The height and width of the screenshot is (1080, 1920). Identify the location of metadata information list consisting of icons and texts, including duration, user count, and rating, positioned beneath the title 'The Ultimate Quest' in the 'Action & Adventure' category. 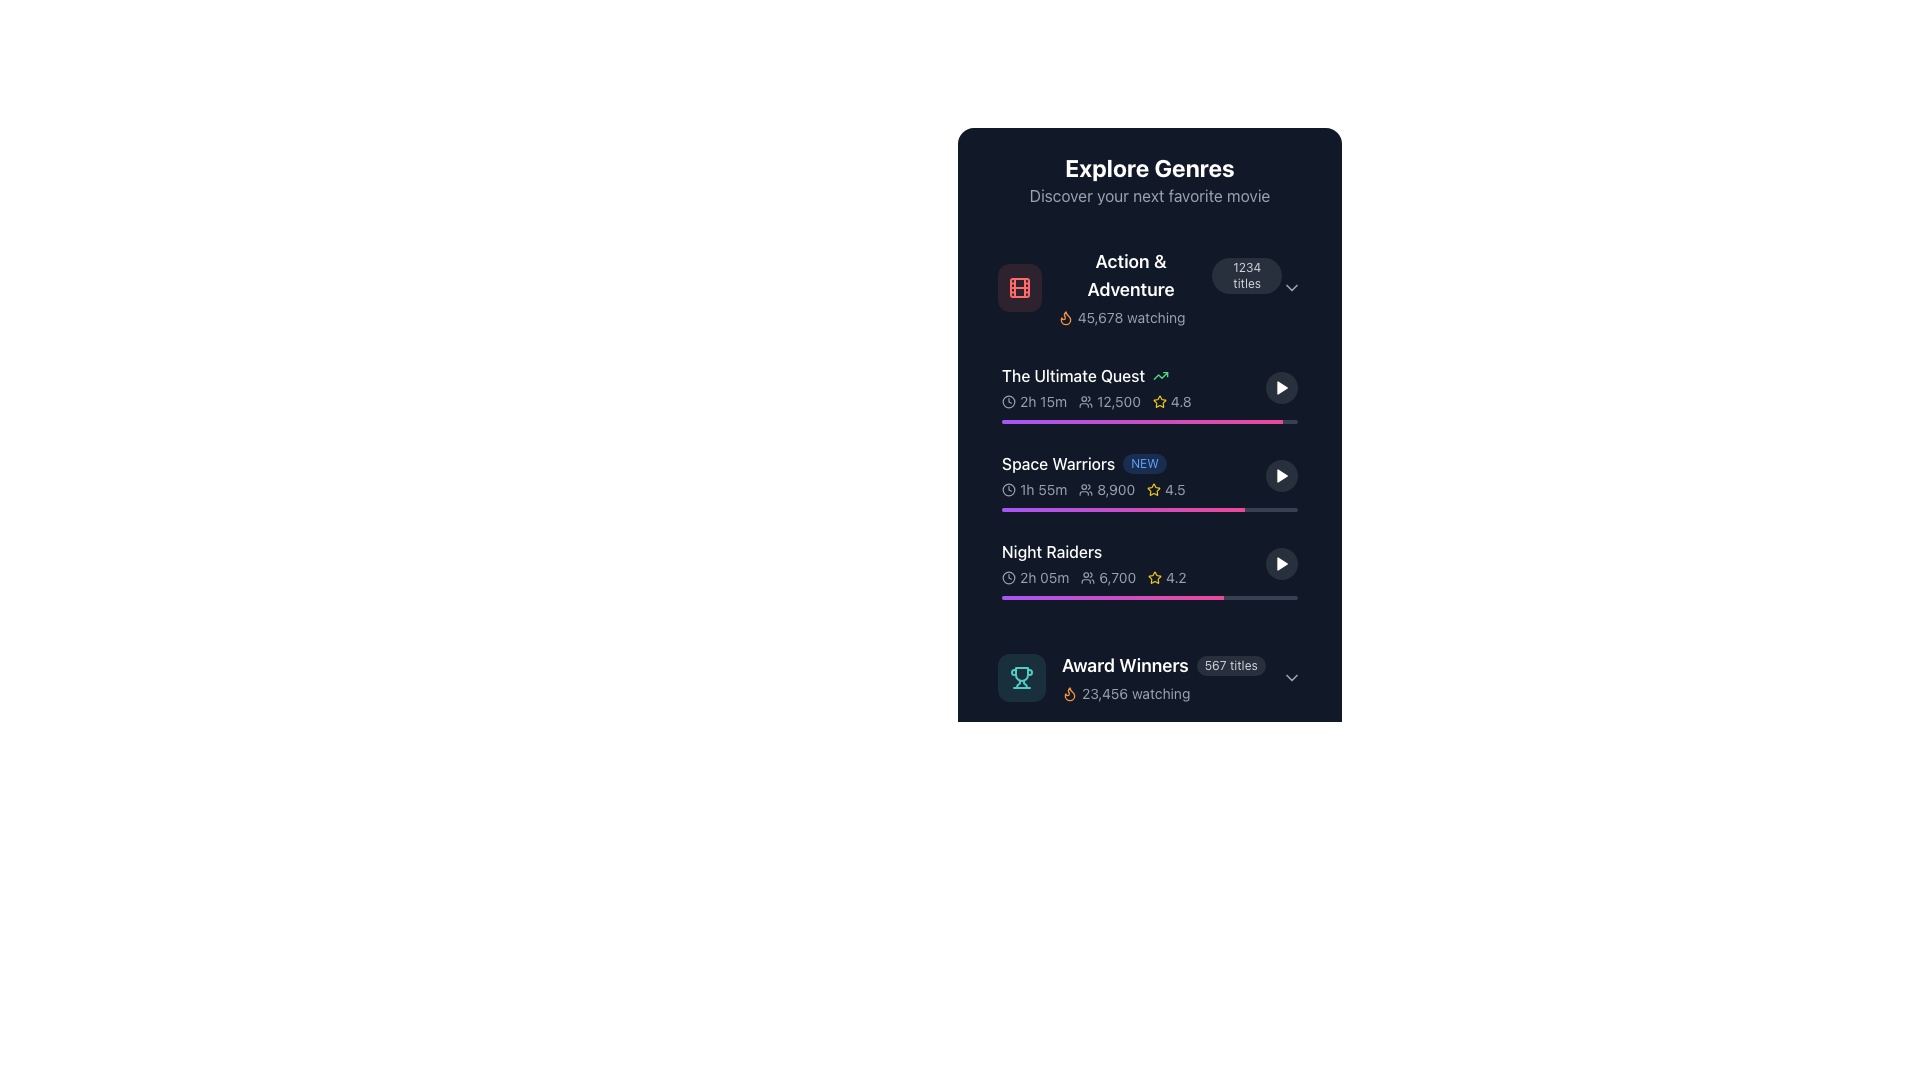
(1133, 401).